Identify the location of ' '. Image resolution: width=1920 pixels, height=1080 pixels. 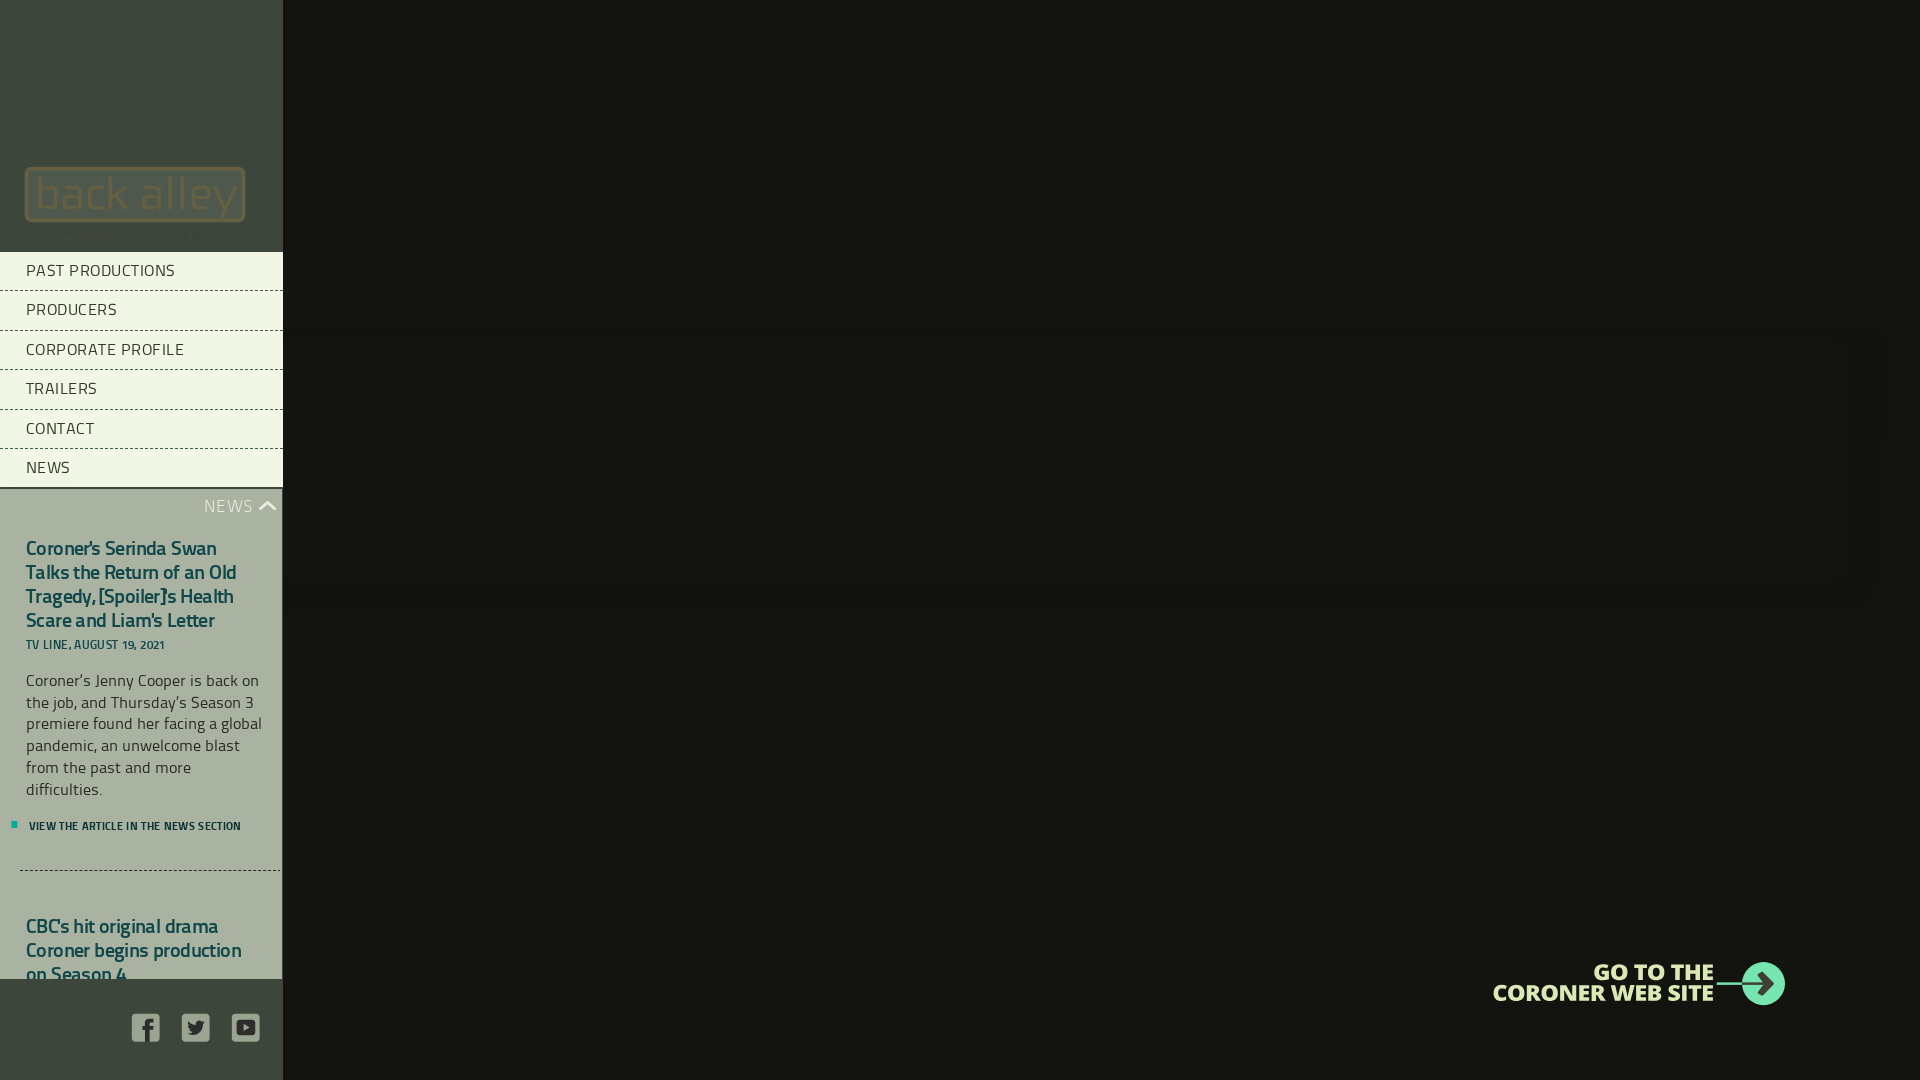
(244, 1036).